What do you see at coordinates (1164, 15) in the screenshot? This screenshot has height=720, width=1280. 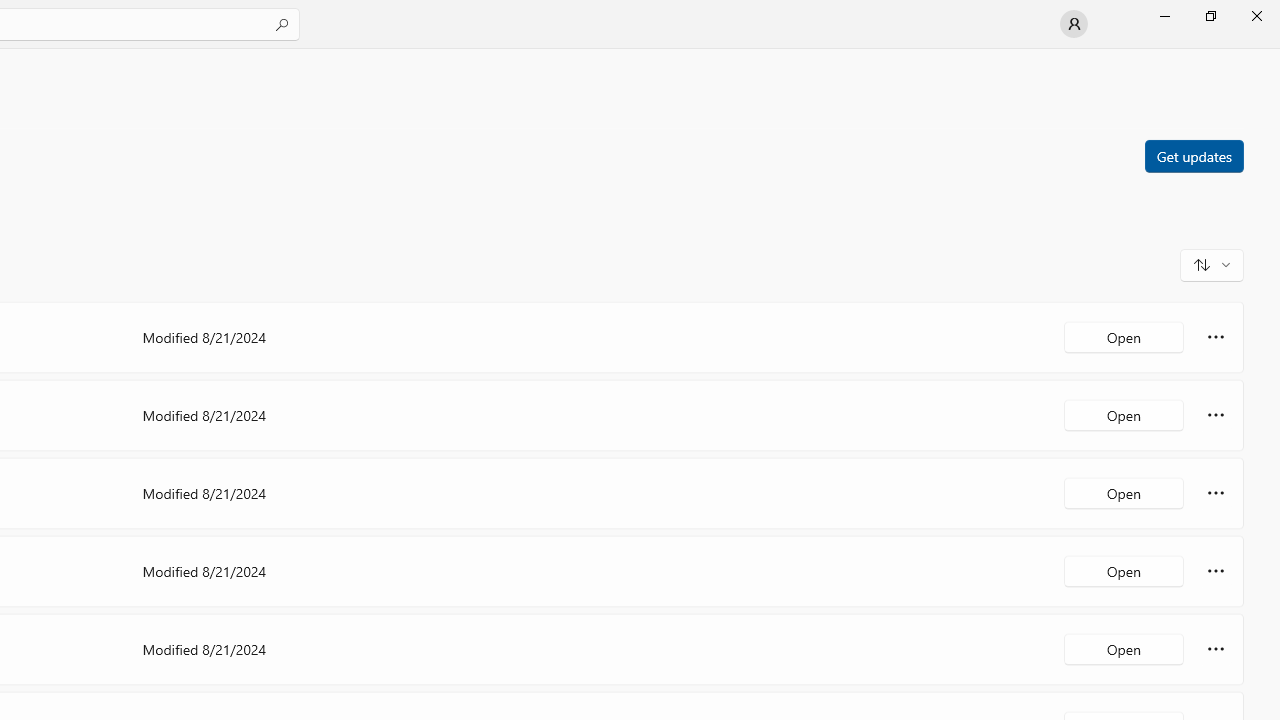 I see `'Minimize Microsoft Store'` at bounding box center [1164, 15].